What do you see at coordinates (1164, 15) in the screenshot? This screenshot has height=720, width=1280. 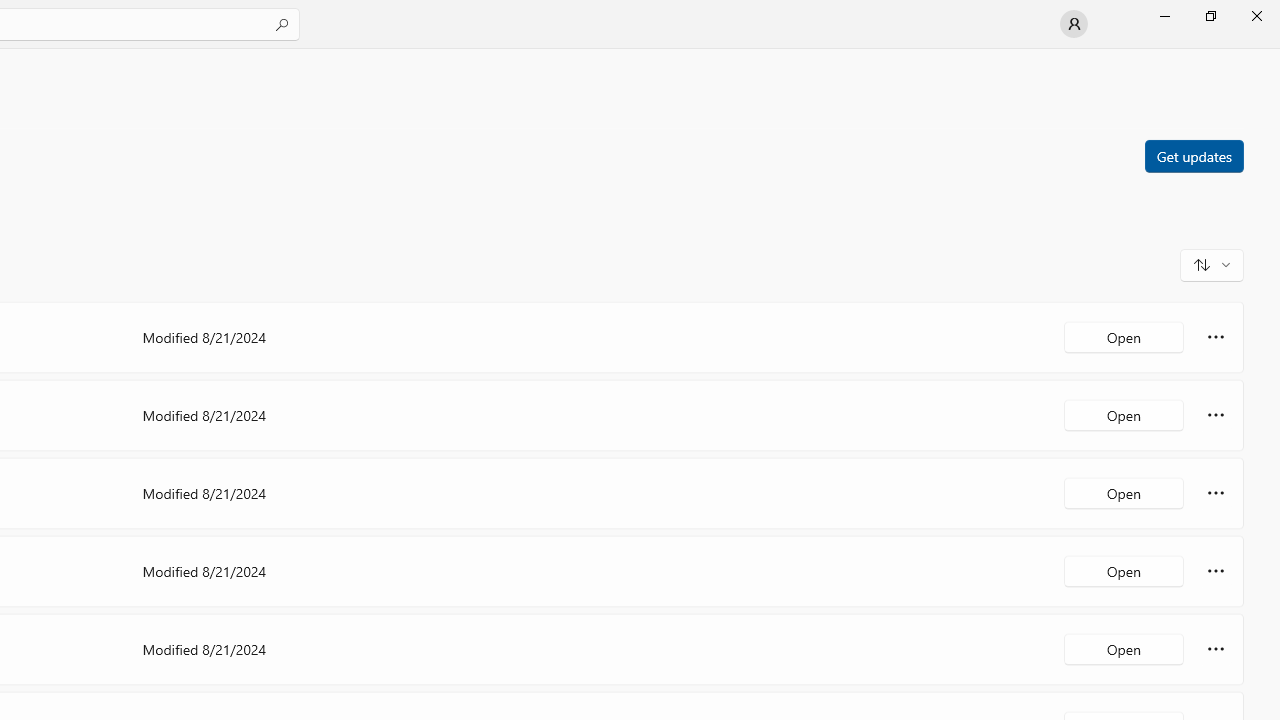 I see `'Minimize Microsoft Store'` at bounding box center [1164, 15].